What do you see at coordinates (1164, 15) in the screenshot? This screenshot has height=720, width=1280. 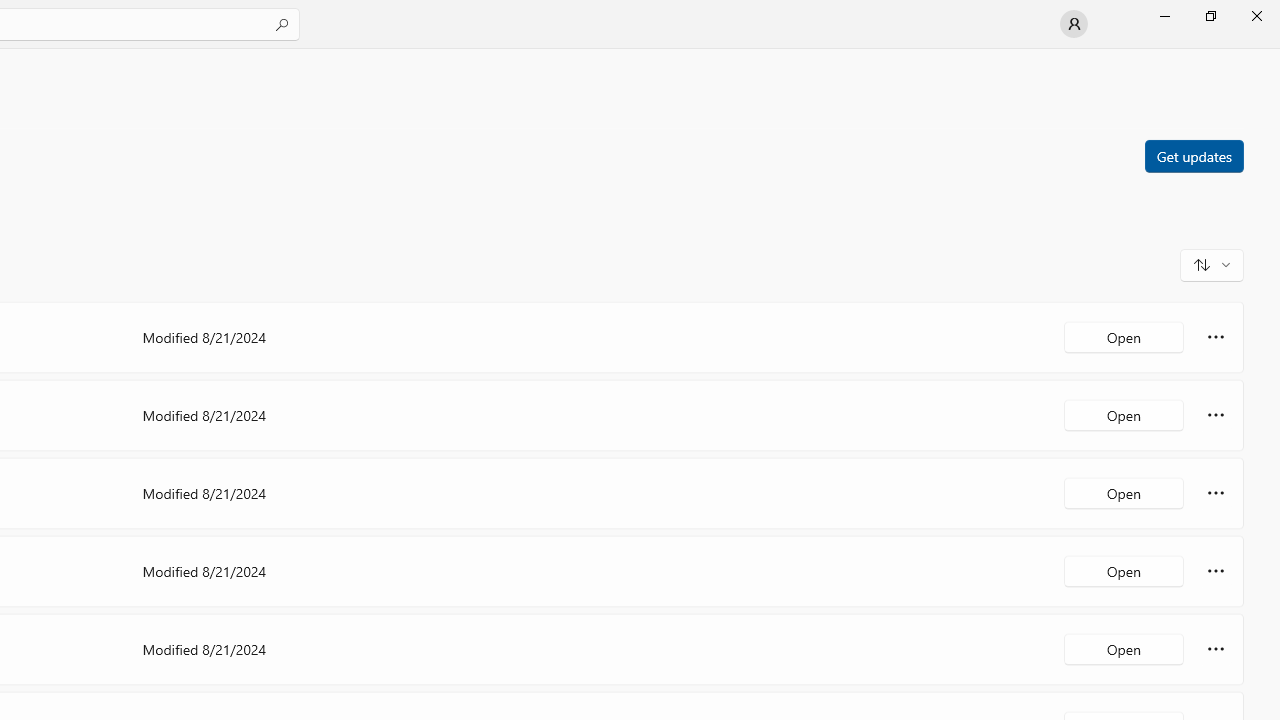 I see `'Minimize Microsoft Store'` at bounding box center [1164, 15].